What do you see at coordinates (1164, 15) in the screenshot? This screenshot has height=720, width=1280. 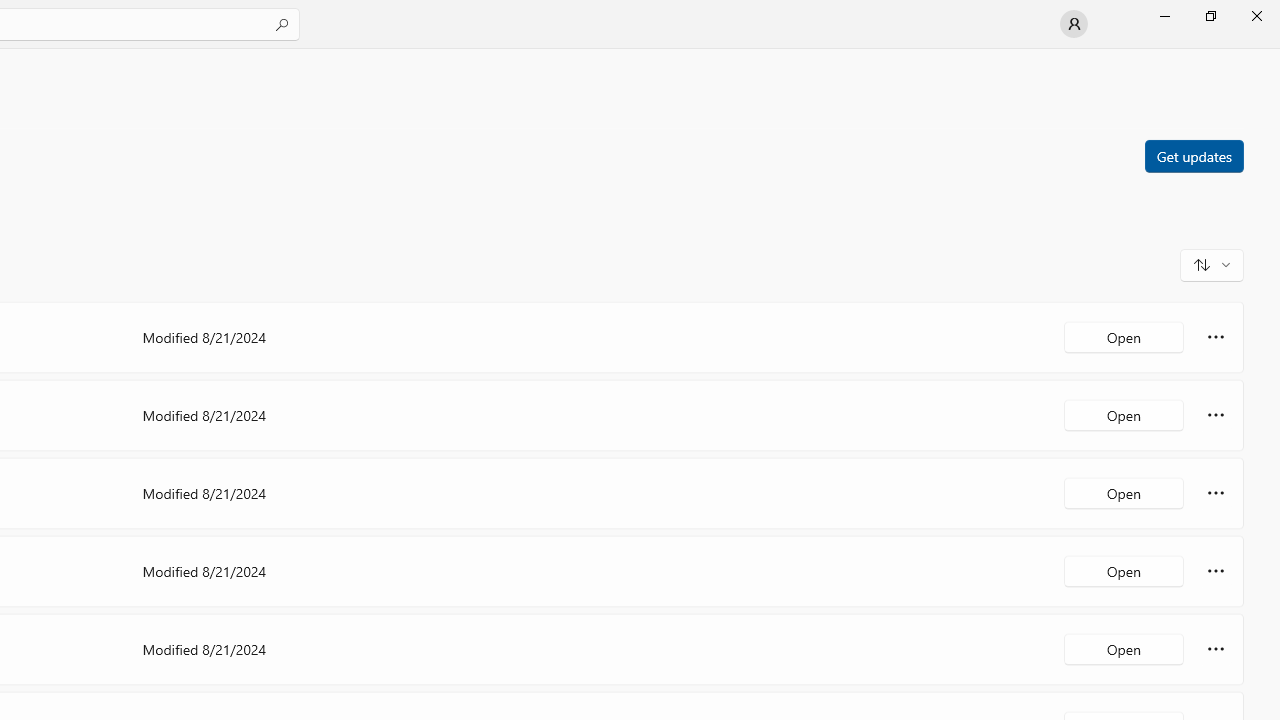 I see `'Minimize Microsoft Store'` at bounding box center [1164, 15].